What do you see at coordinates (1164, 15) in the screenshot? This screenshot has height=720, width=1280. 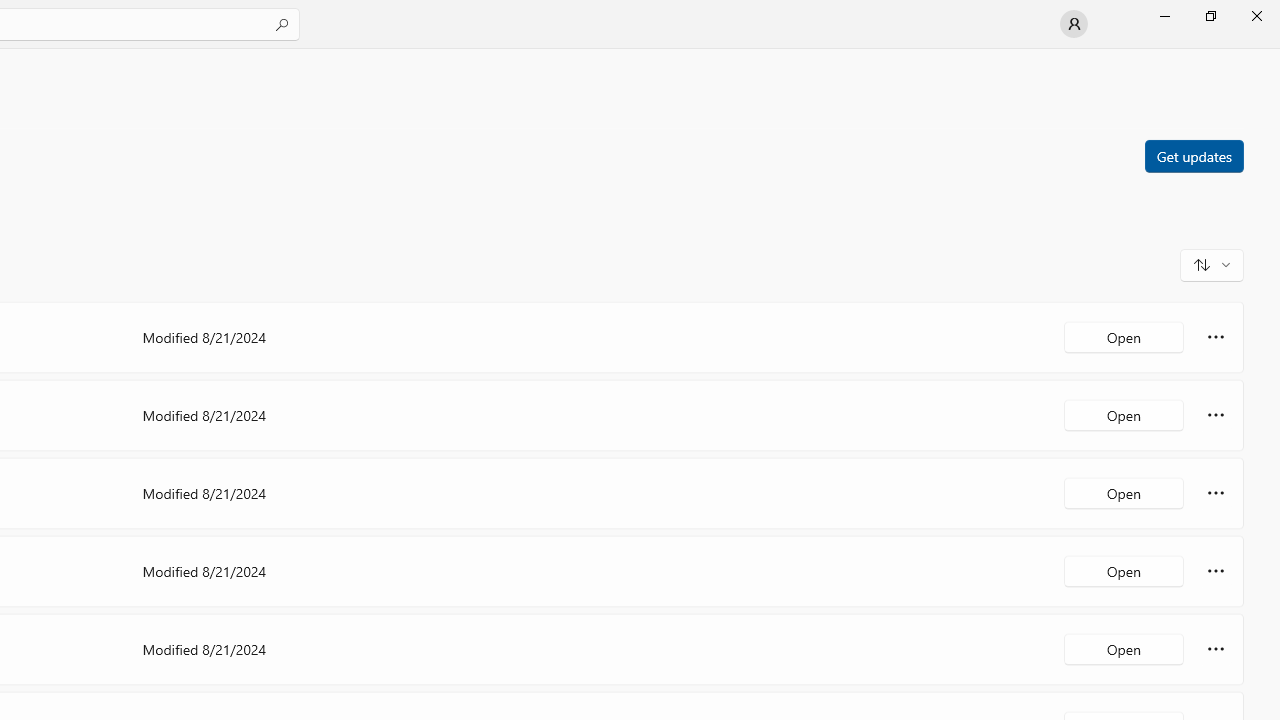 I see `'Minimize Microsoft Store'` at bounding box center [1164, 15].